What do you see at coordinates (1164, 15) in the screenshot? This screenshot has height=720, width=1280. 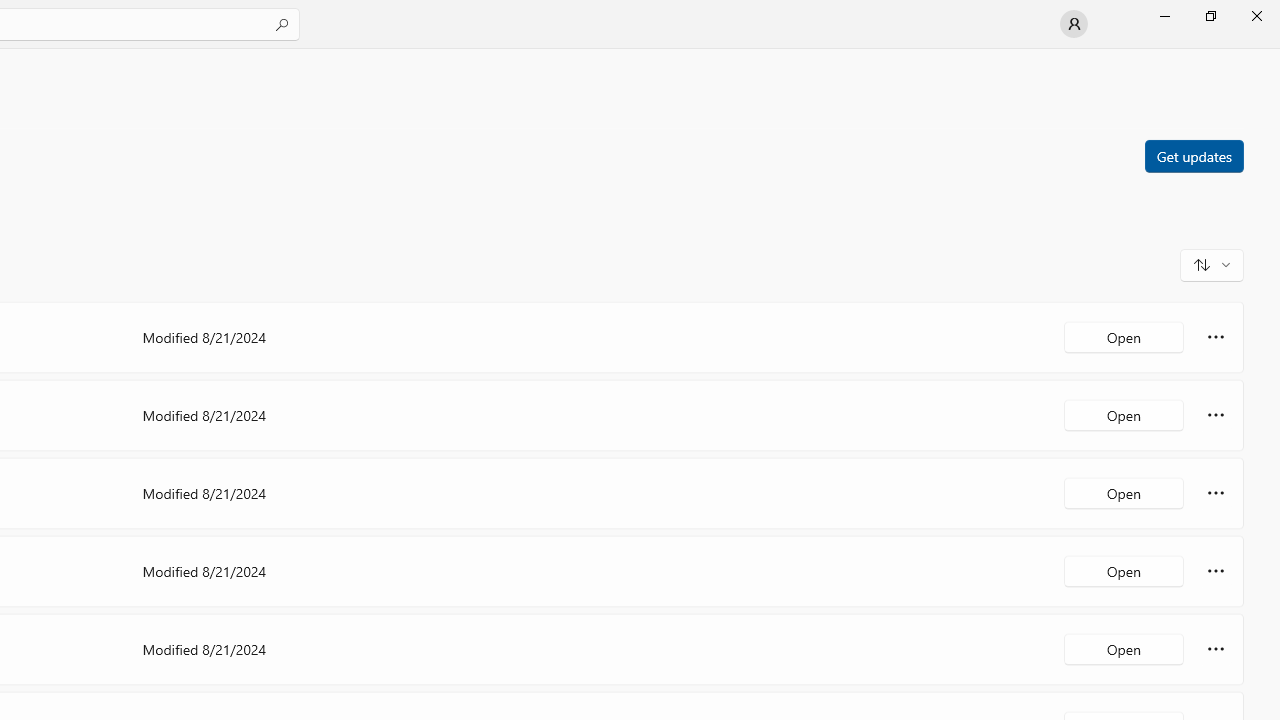 I see `'Minimize Microsoft Store'` at bounding box center [1164, 15].